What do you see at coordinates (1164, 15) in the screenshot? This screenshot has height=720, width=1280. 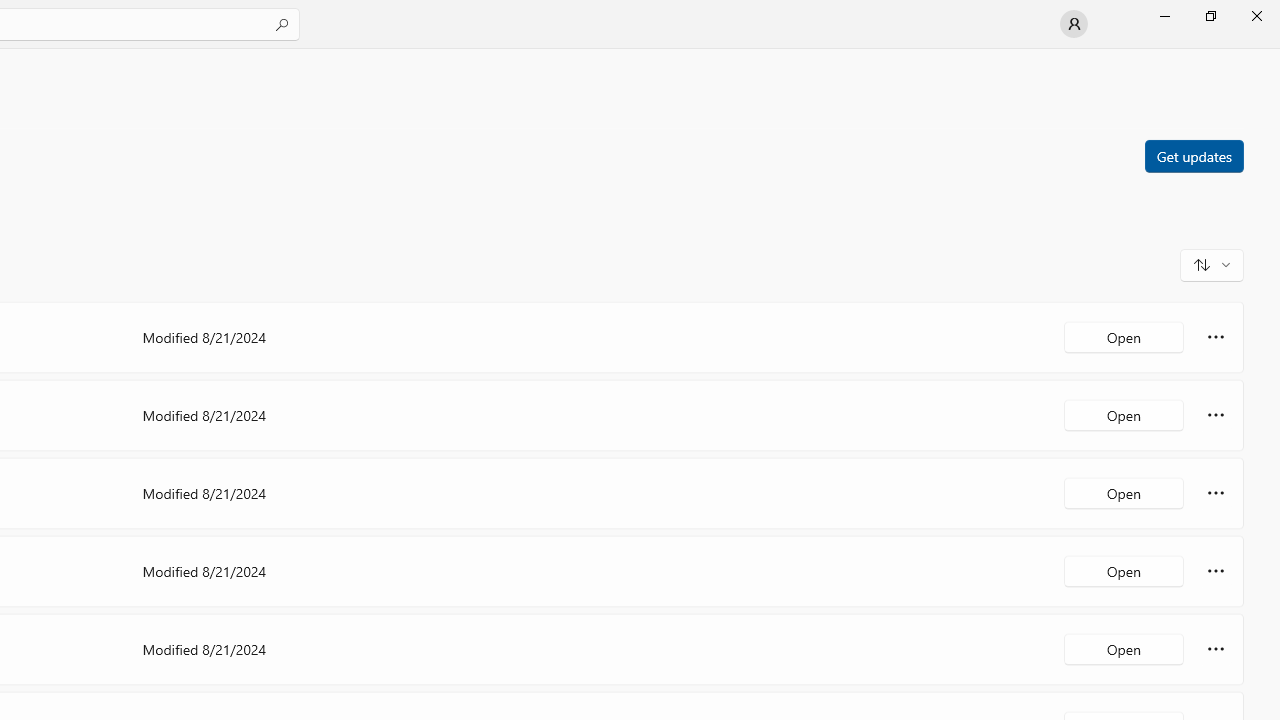 I see `'Minimize Microsoft Store'` at bounding box center [1164, 15].